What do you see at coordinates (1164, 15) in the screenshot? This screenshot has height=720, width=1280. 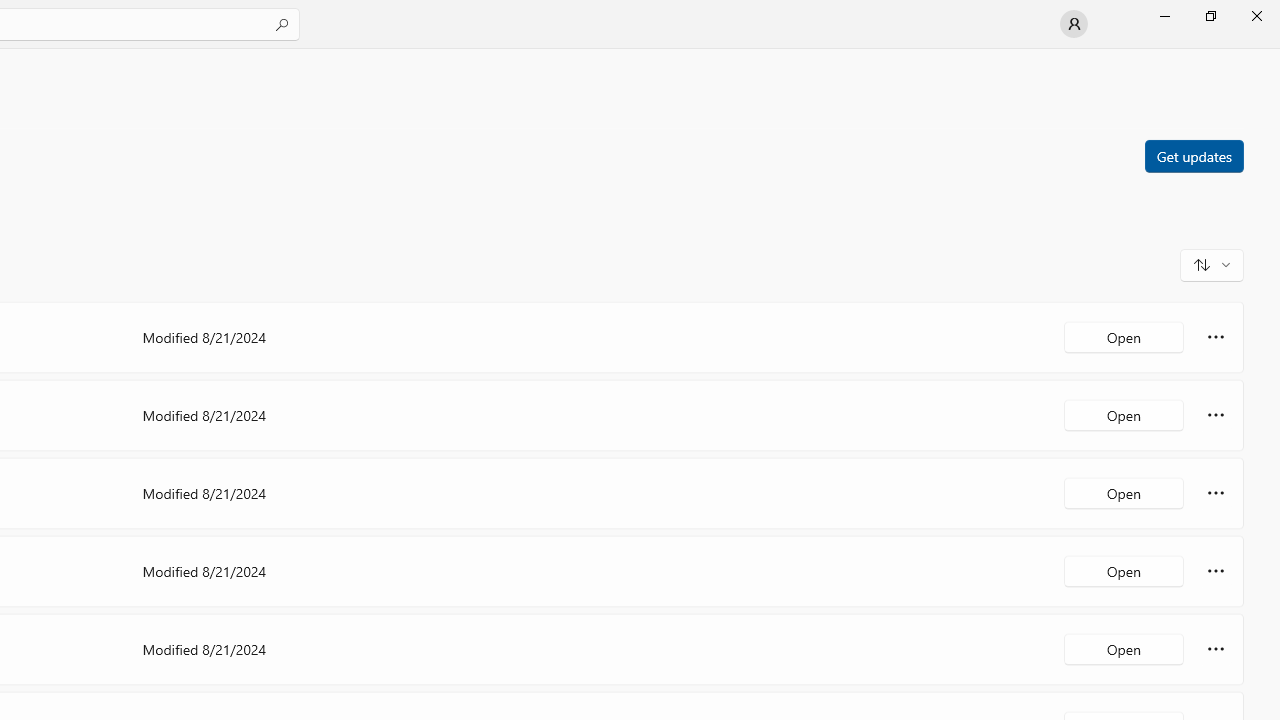 I see `'Minimize Microsoft Store'` at bounding box center [1164, 15].